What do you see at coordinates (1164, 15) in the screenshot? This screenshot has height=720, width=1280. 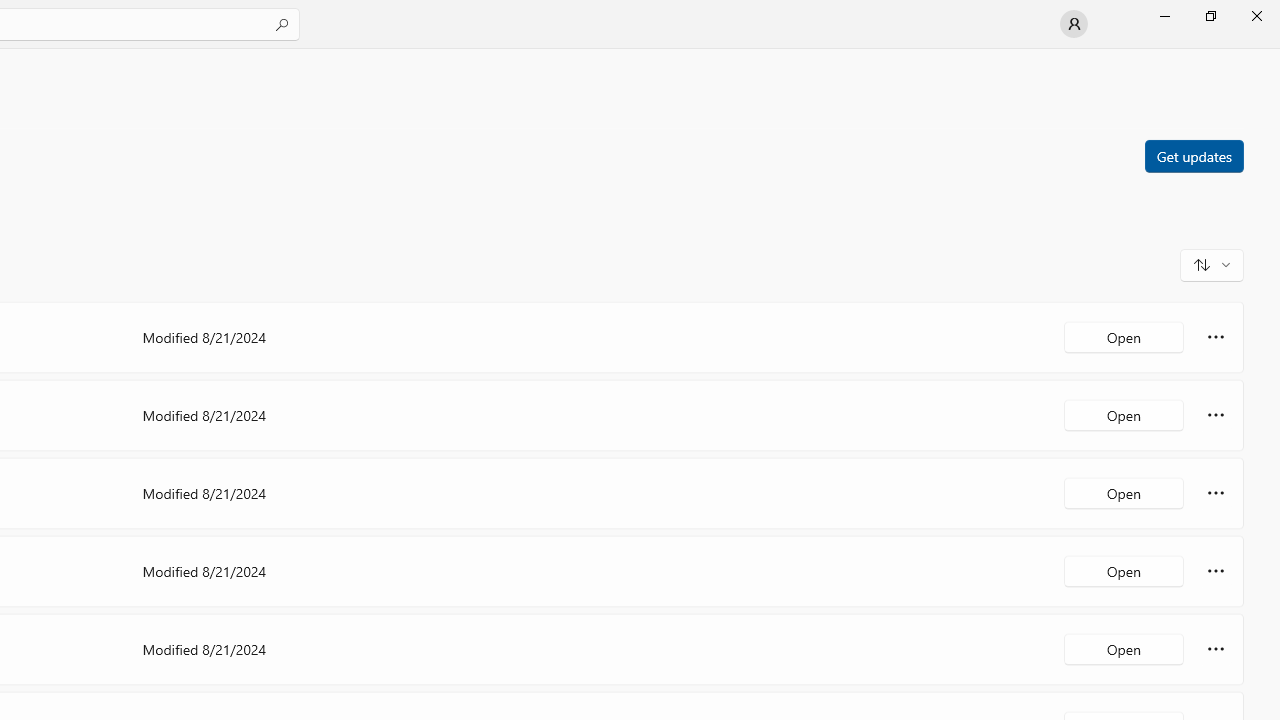 I see `'Minimize Microsoft Store'` at bounding box center [1164, 15].